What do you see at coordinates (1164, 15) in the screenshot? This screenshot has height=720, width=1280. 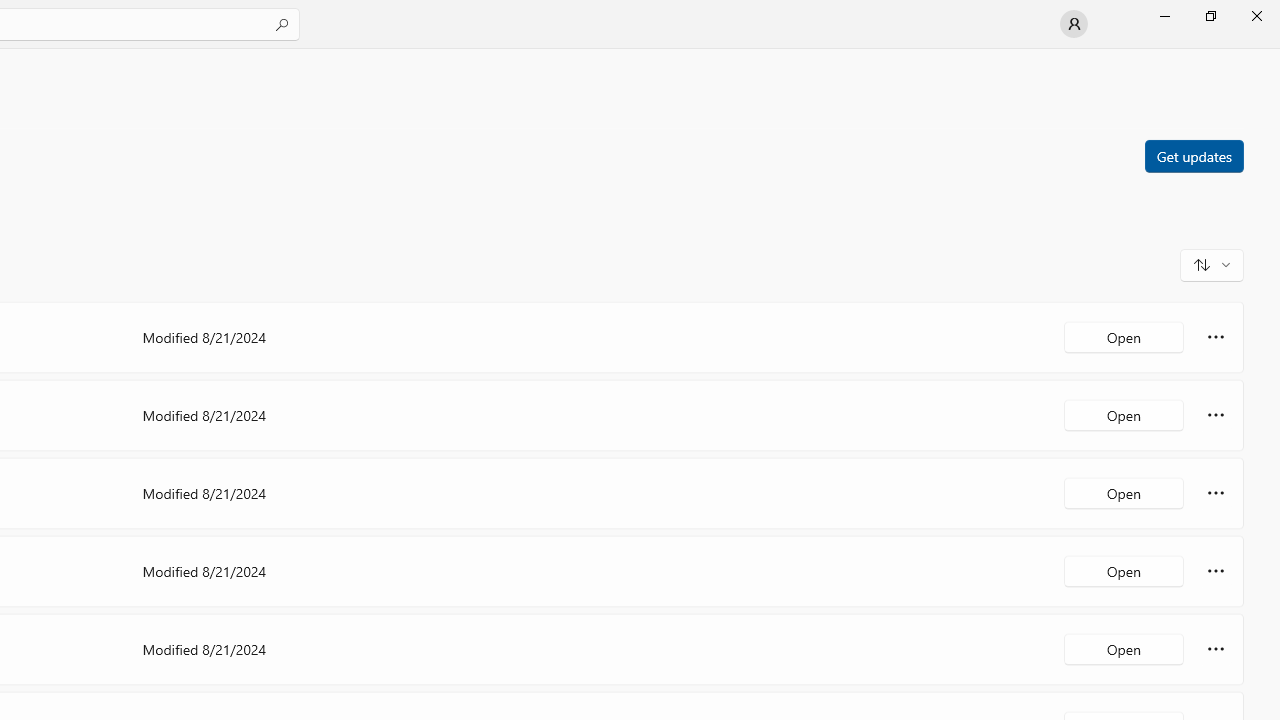 I see `'Minimize Microsoft Store'` at bounding box center [1164, 15].